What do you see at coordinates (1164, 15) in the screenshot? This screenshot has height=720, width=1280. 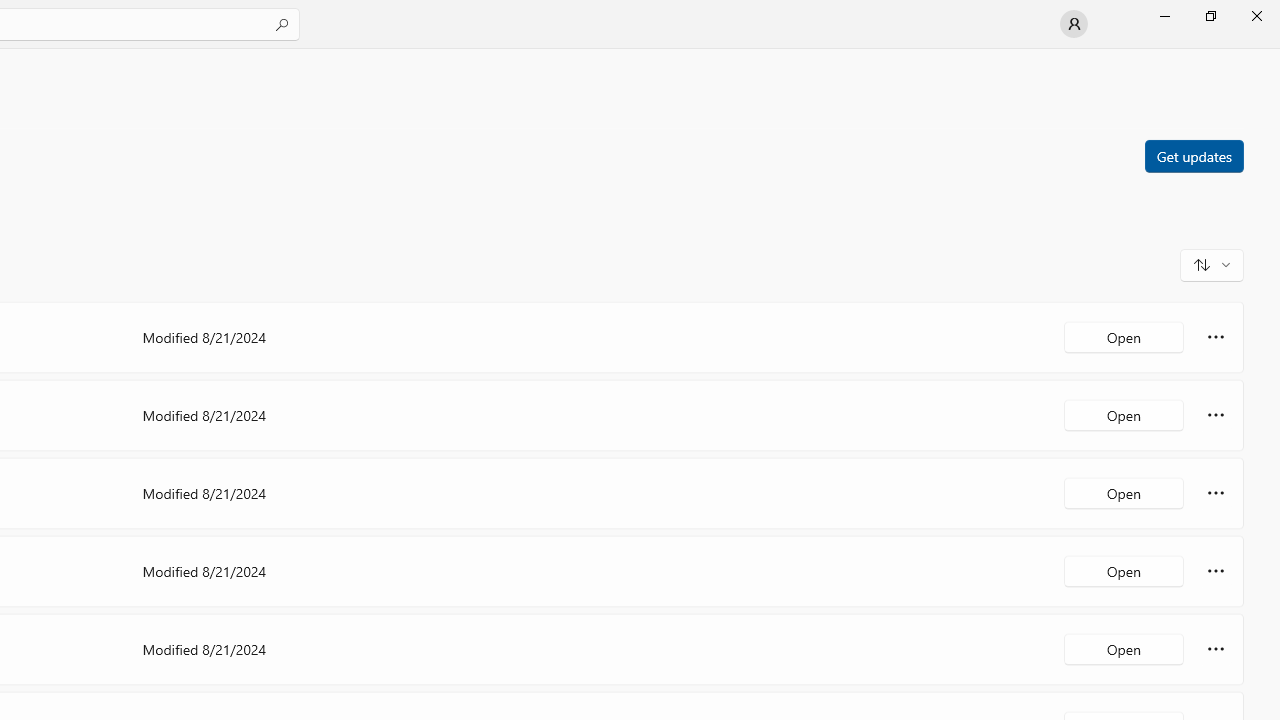 I see `'Minimize Microsoft Store'` at bounding box center [1164, 15].